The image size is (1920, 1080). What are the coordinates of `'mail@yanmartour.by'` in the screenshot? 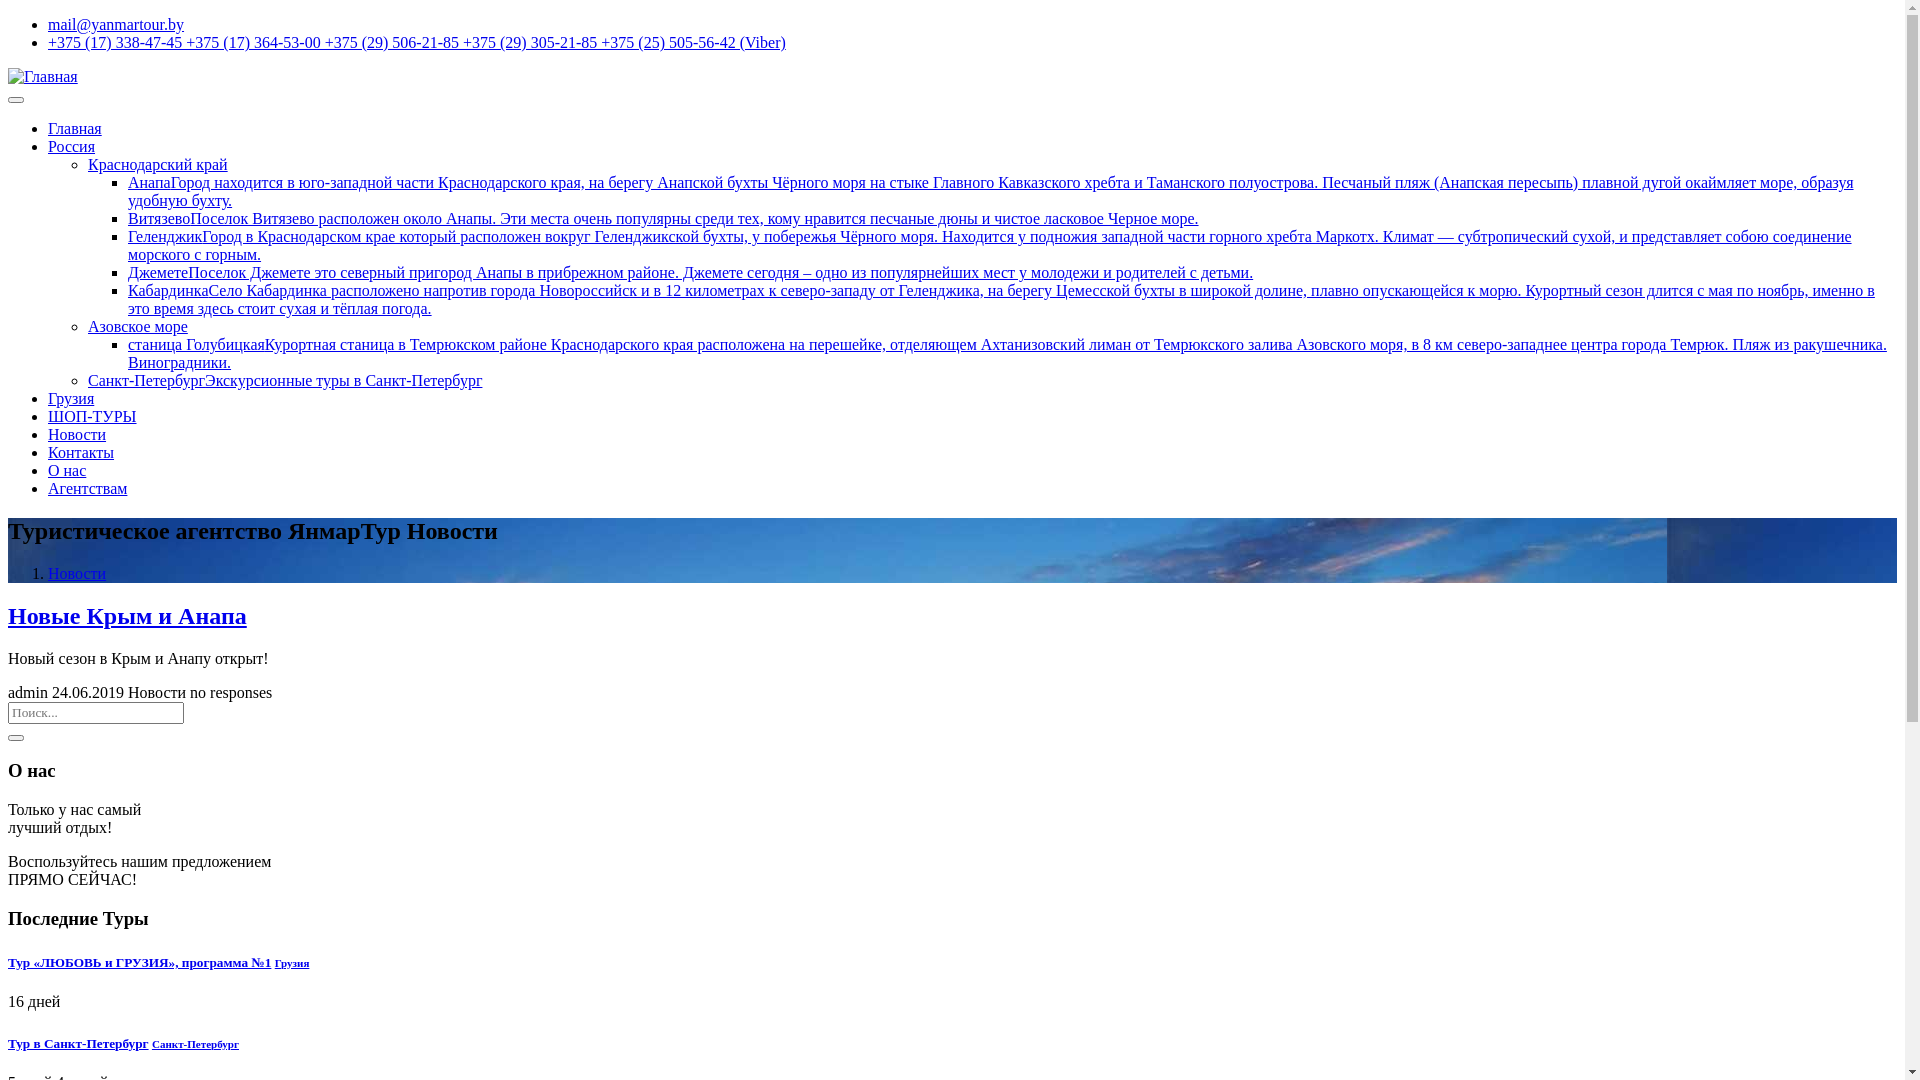 It's located at (114, 24).